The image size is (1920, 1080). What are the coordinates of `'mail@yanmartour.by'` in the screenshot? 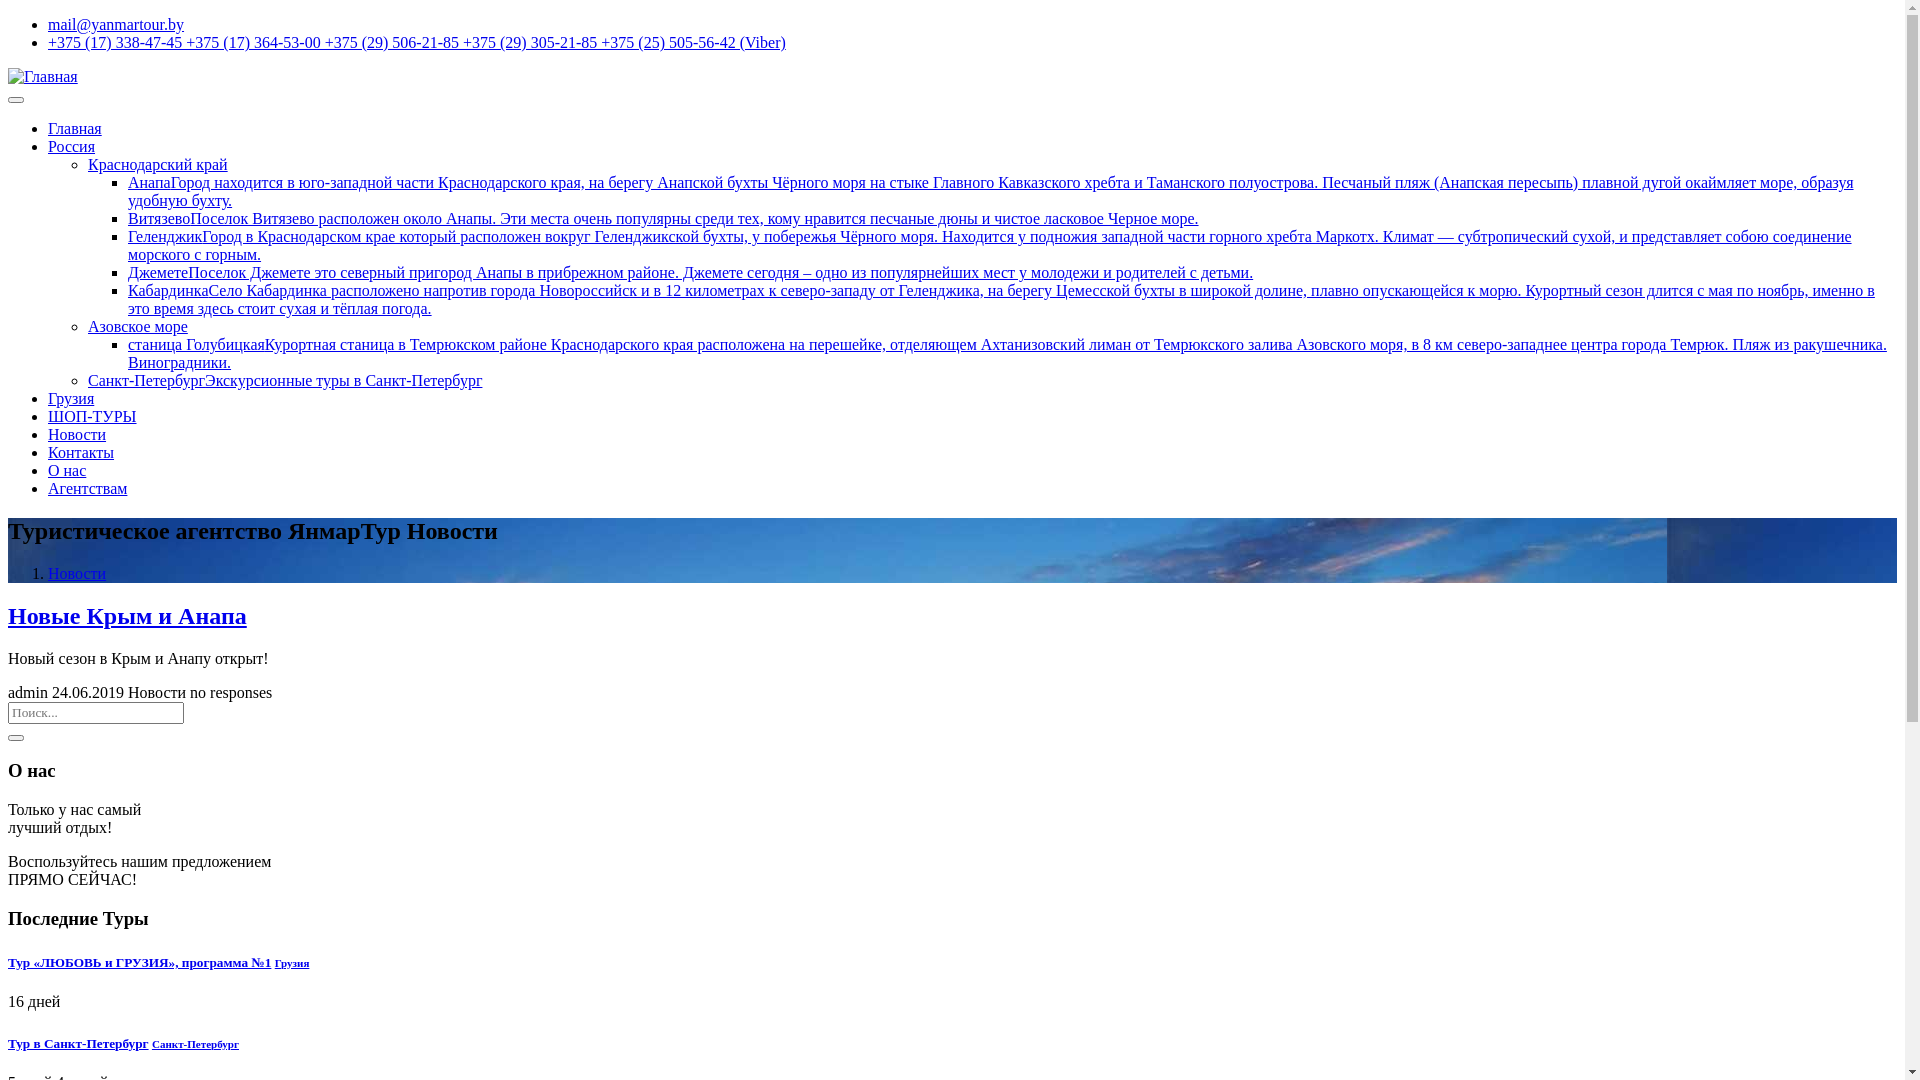 It's located at (114, 24).